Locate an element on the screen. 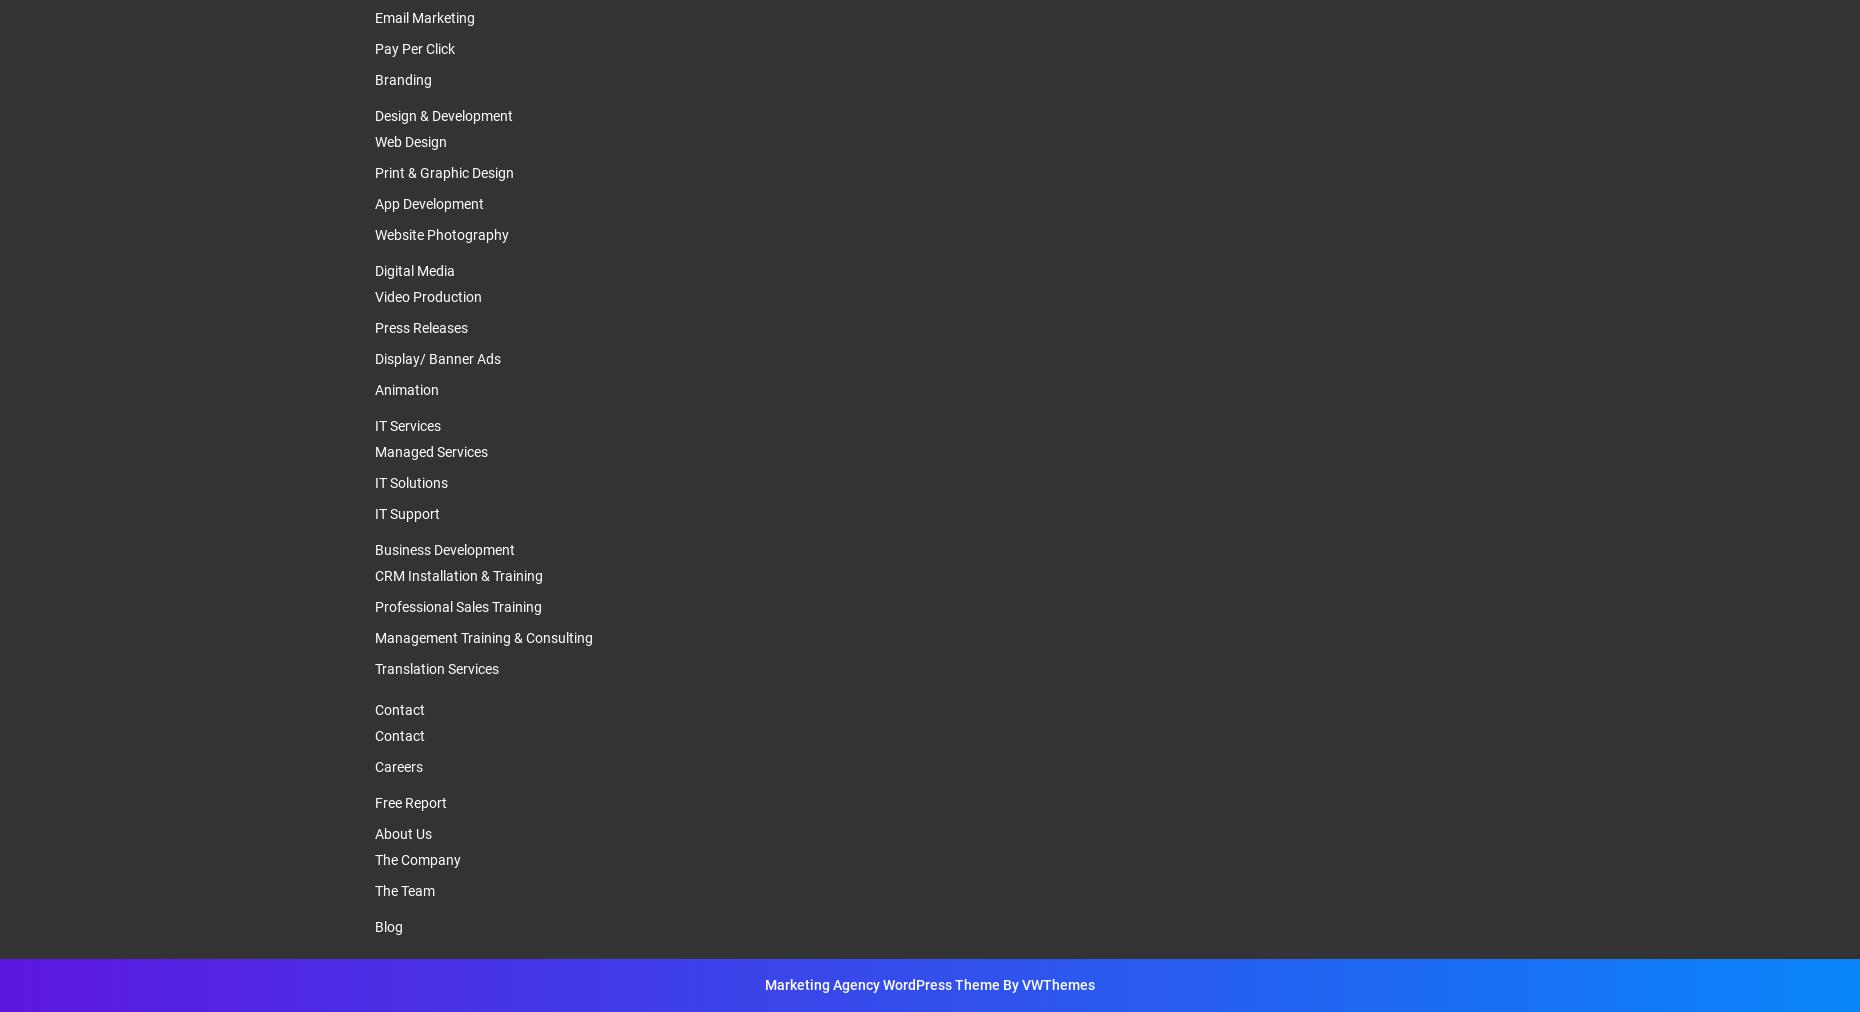  'Careers' is located at coordinates (398, 765).